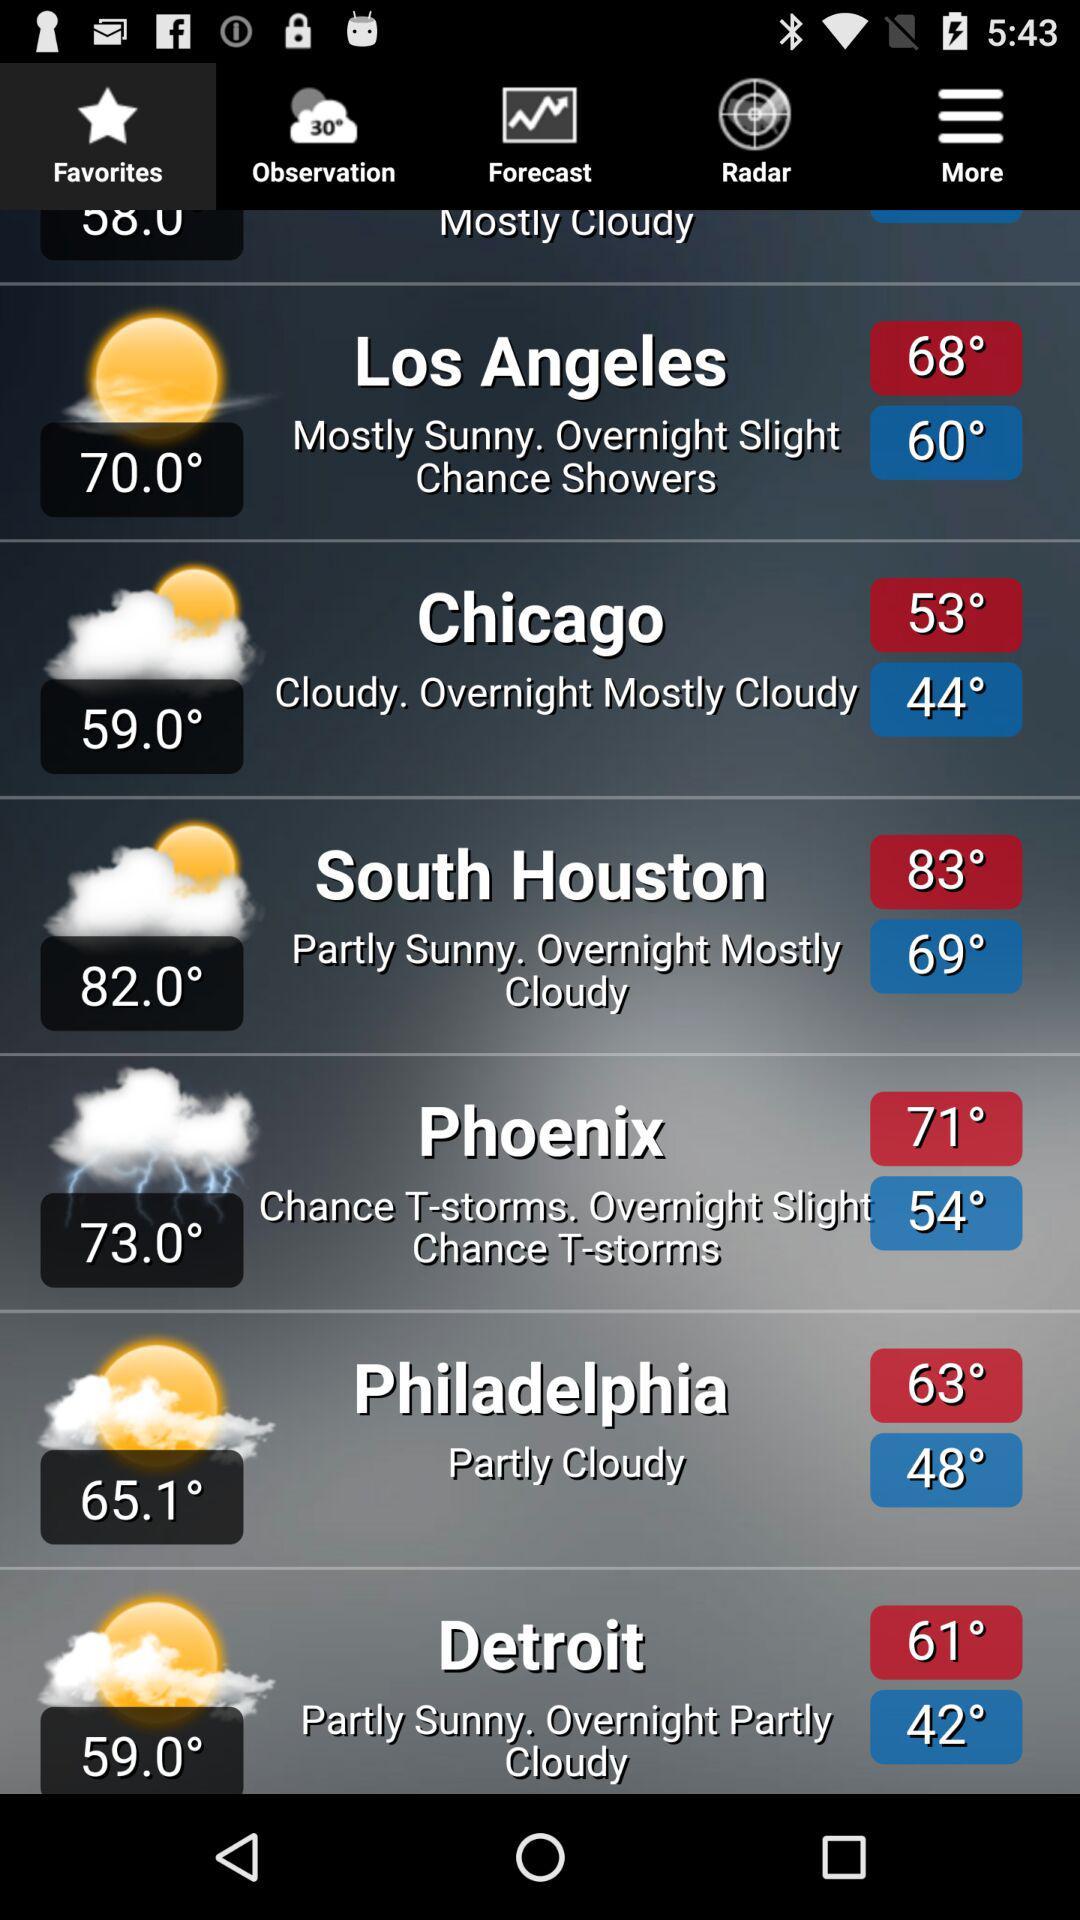  I want to click on the radar, so click(756, 124).